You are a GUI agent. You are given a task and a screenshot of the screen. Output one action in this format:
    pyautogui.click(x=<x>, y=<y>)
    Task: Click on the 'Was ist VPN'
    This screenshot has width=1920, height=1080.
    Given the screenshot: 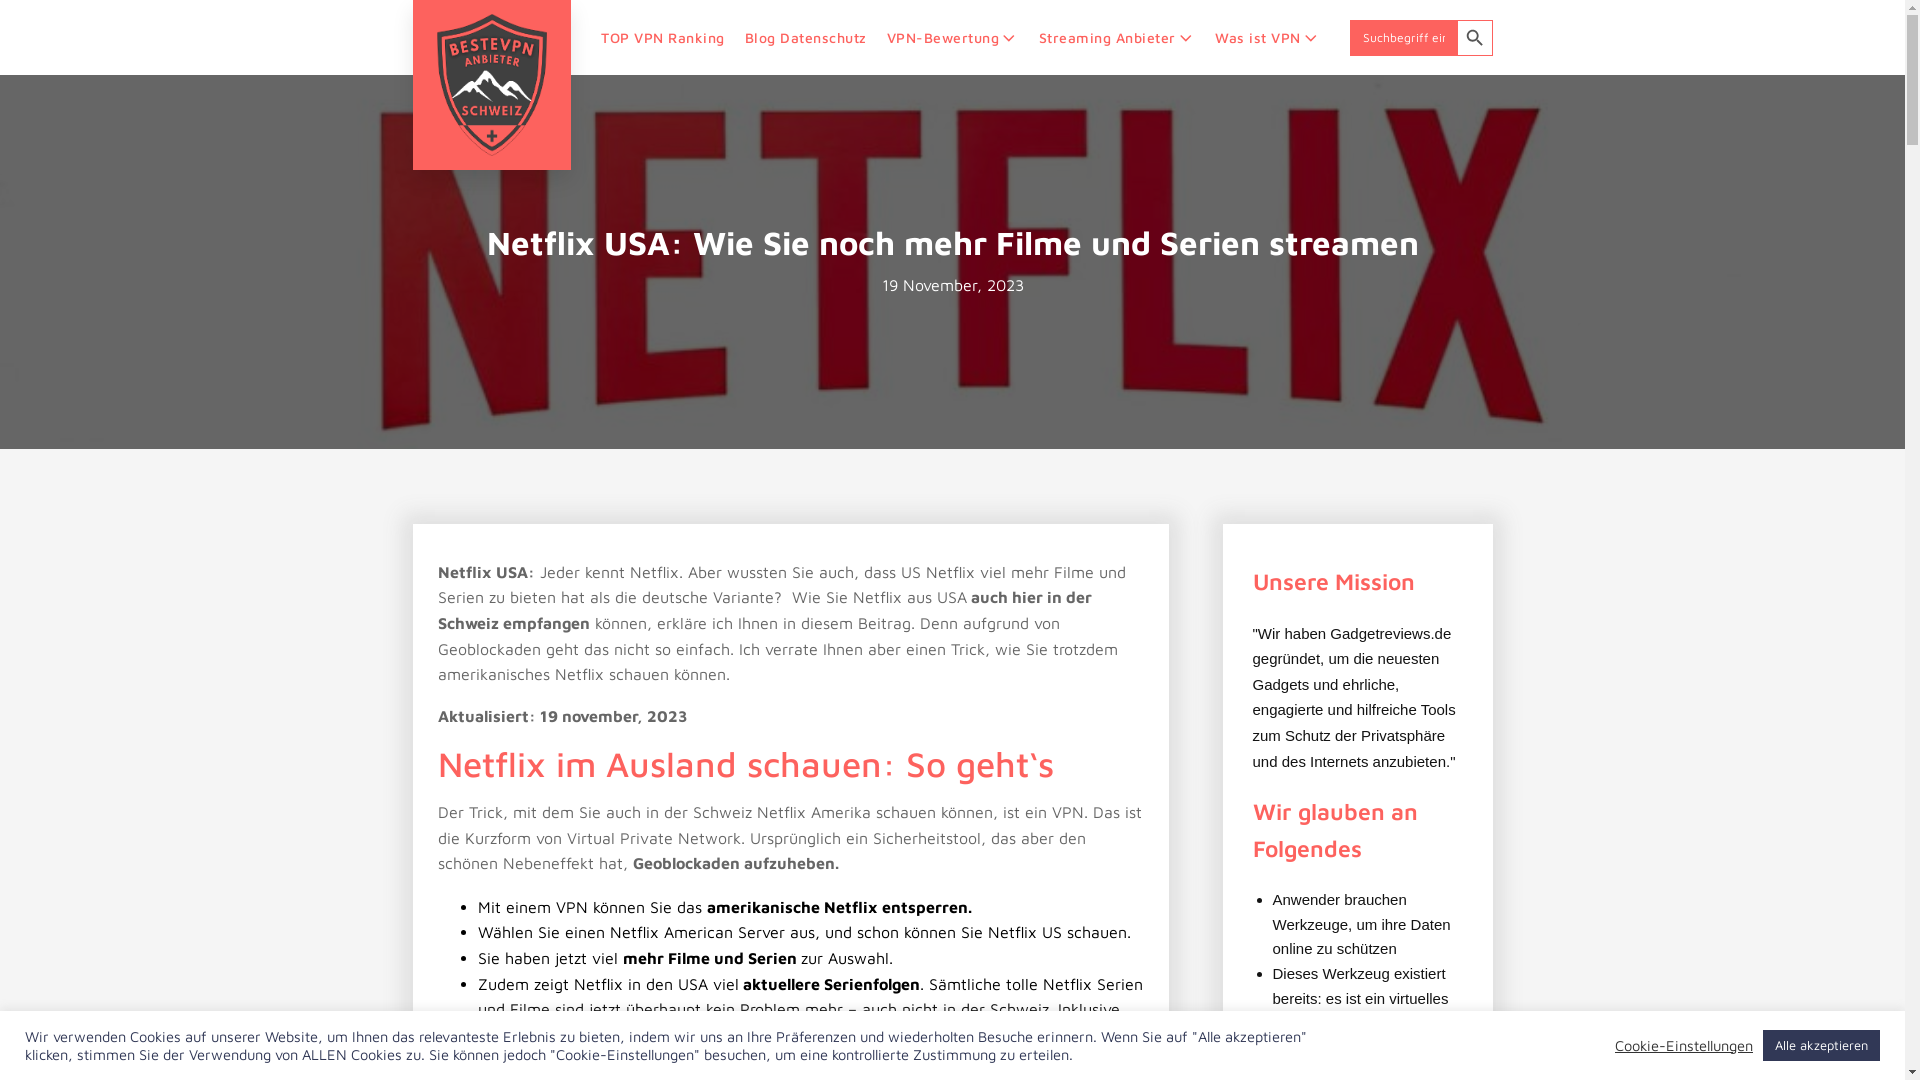 What is the action you would take?
    pyautogui.click(x=1203, y=38)
    